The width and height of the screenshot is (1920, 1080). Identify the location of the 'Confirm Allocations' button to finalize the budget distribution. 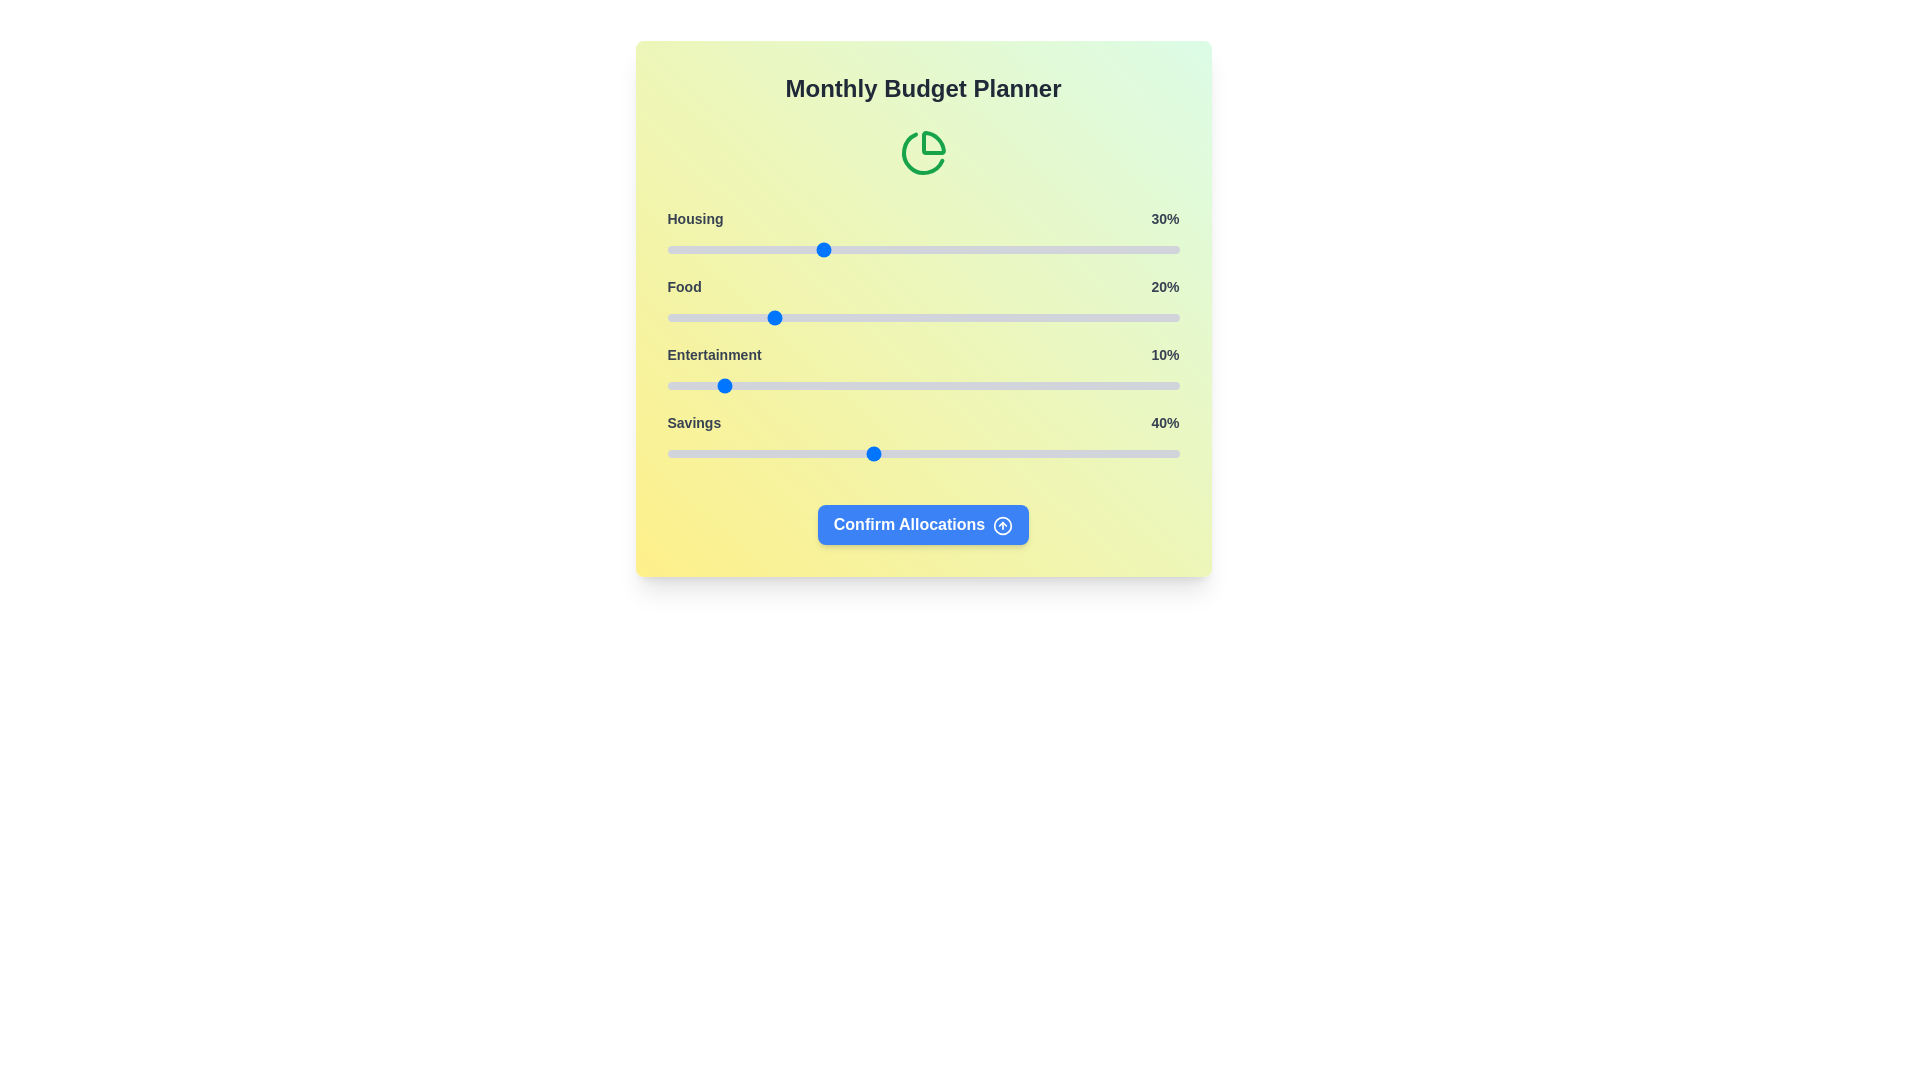
(922, 523).